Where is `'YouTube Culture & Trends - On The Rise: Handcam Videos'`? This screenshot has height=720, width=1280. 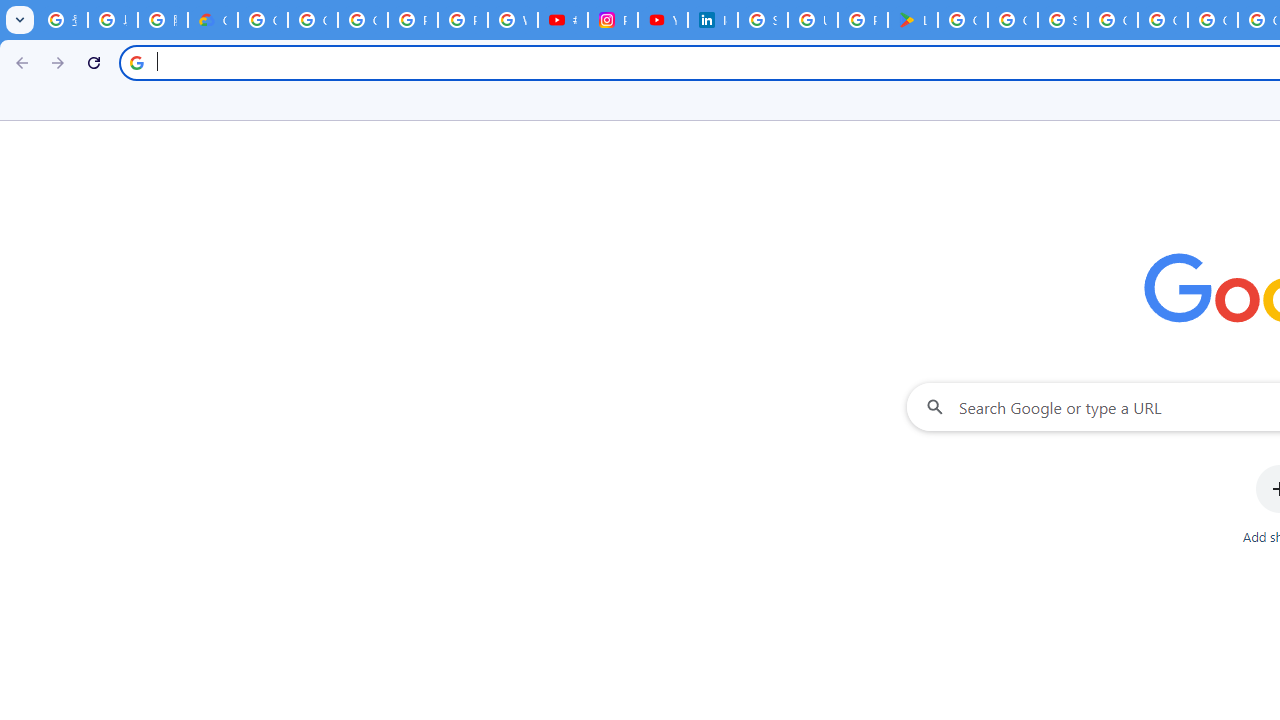 'YouTube Culture & Trends - On The Rise: Handcam Videos' is located at coordinates (663, 20).